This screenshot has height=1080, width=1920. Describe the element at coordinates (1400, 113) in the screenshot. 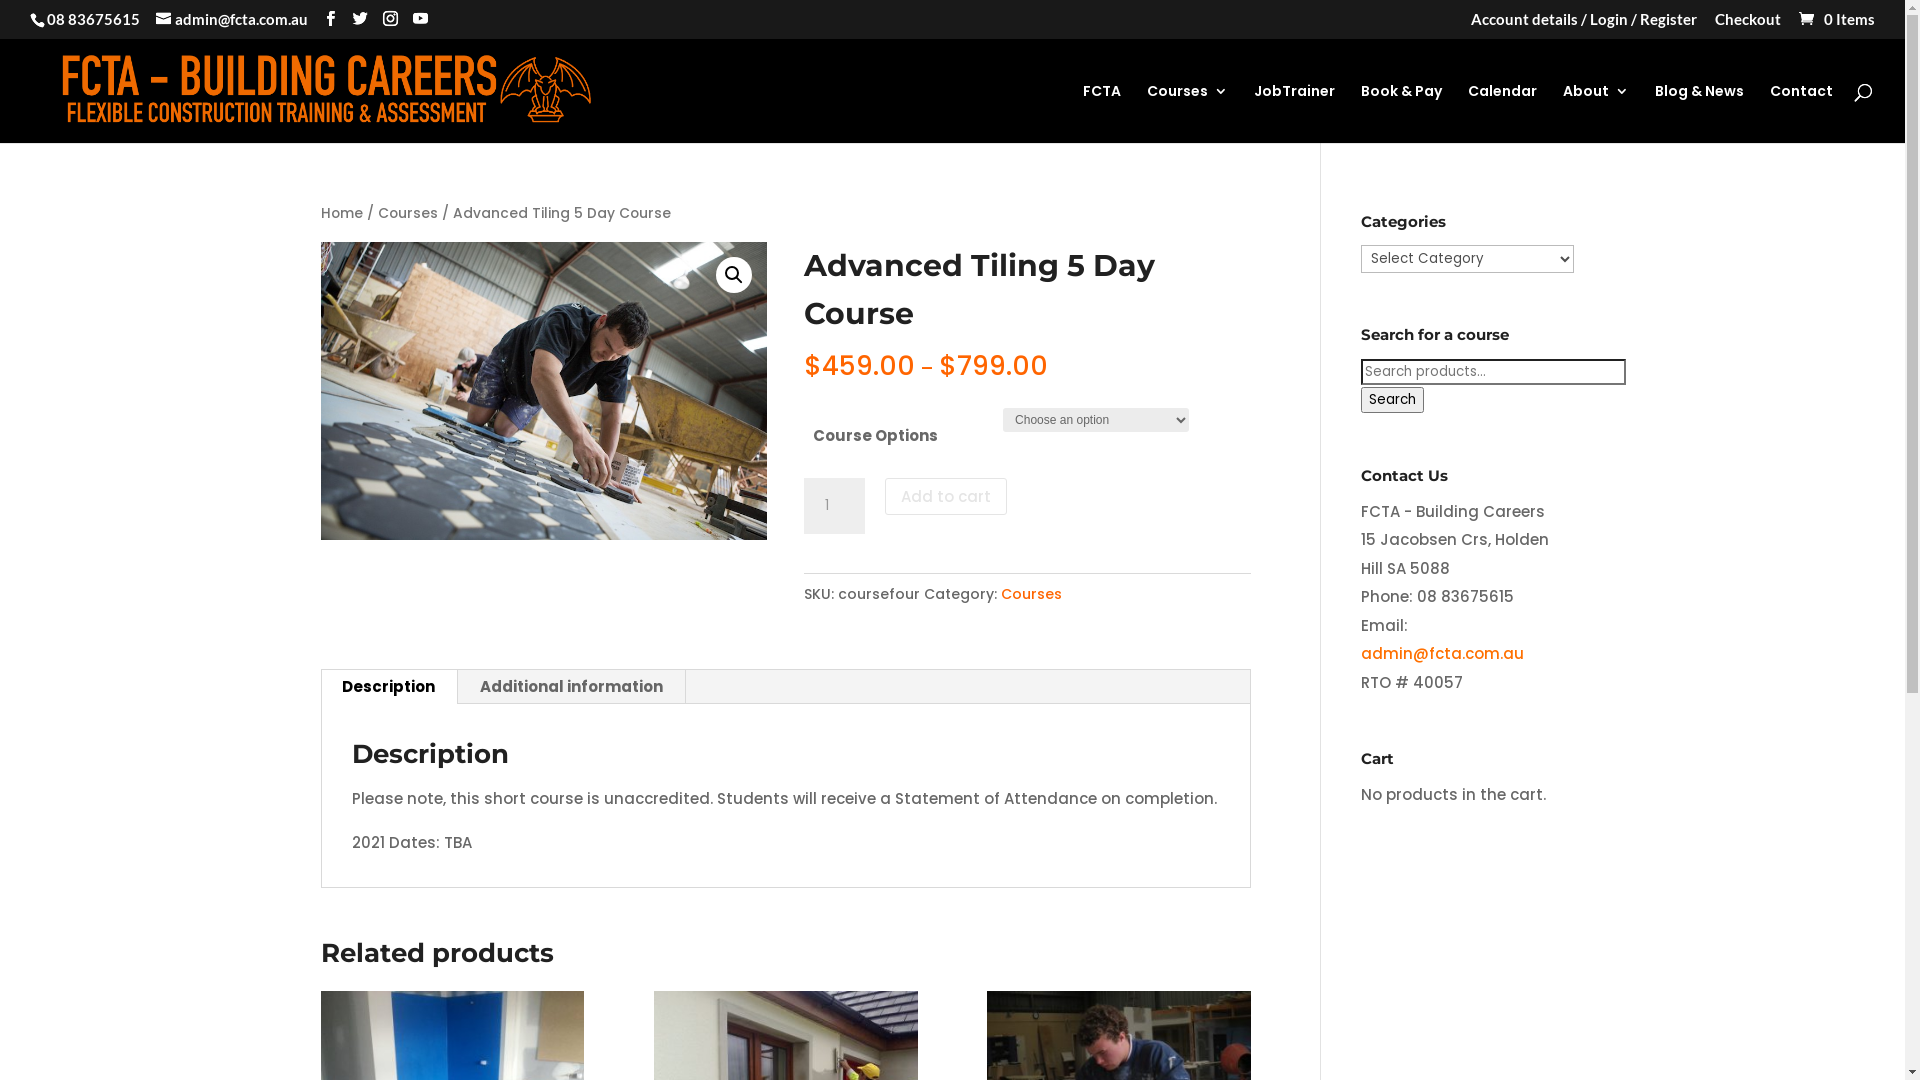

I see `'Book & Pay'` at that location.